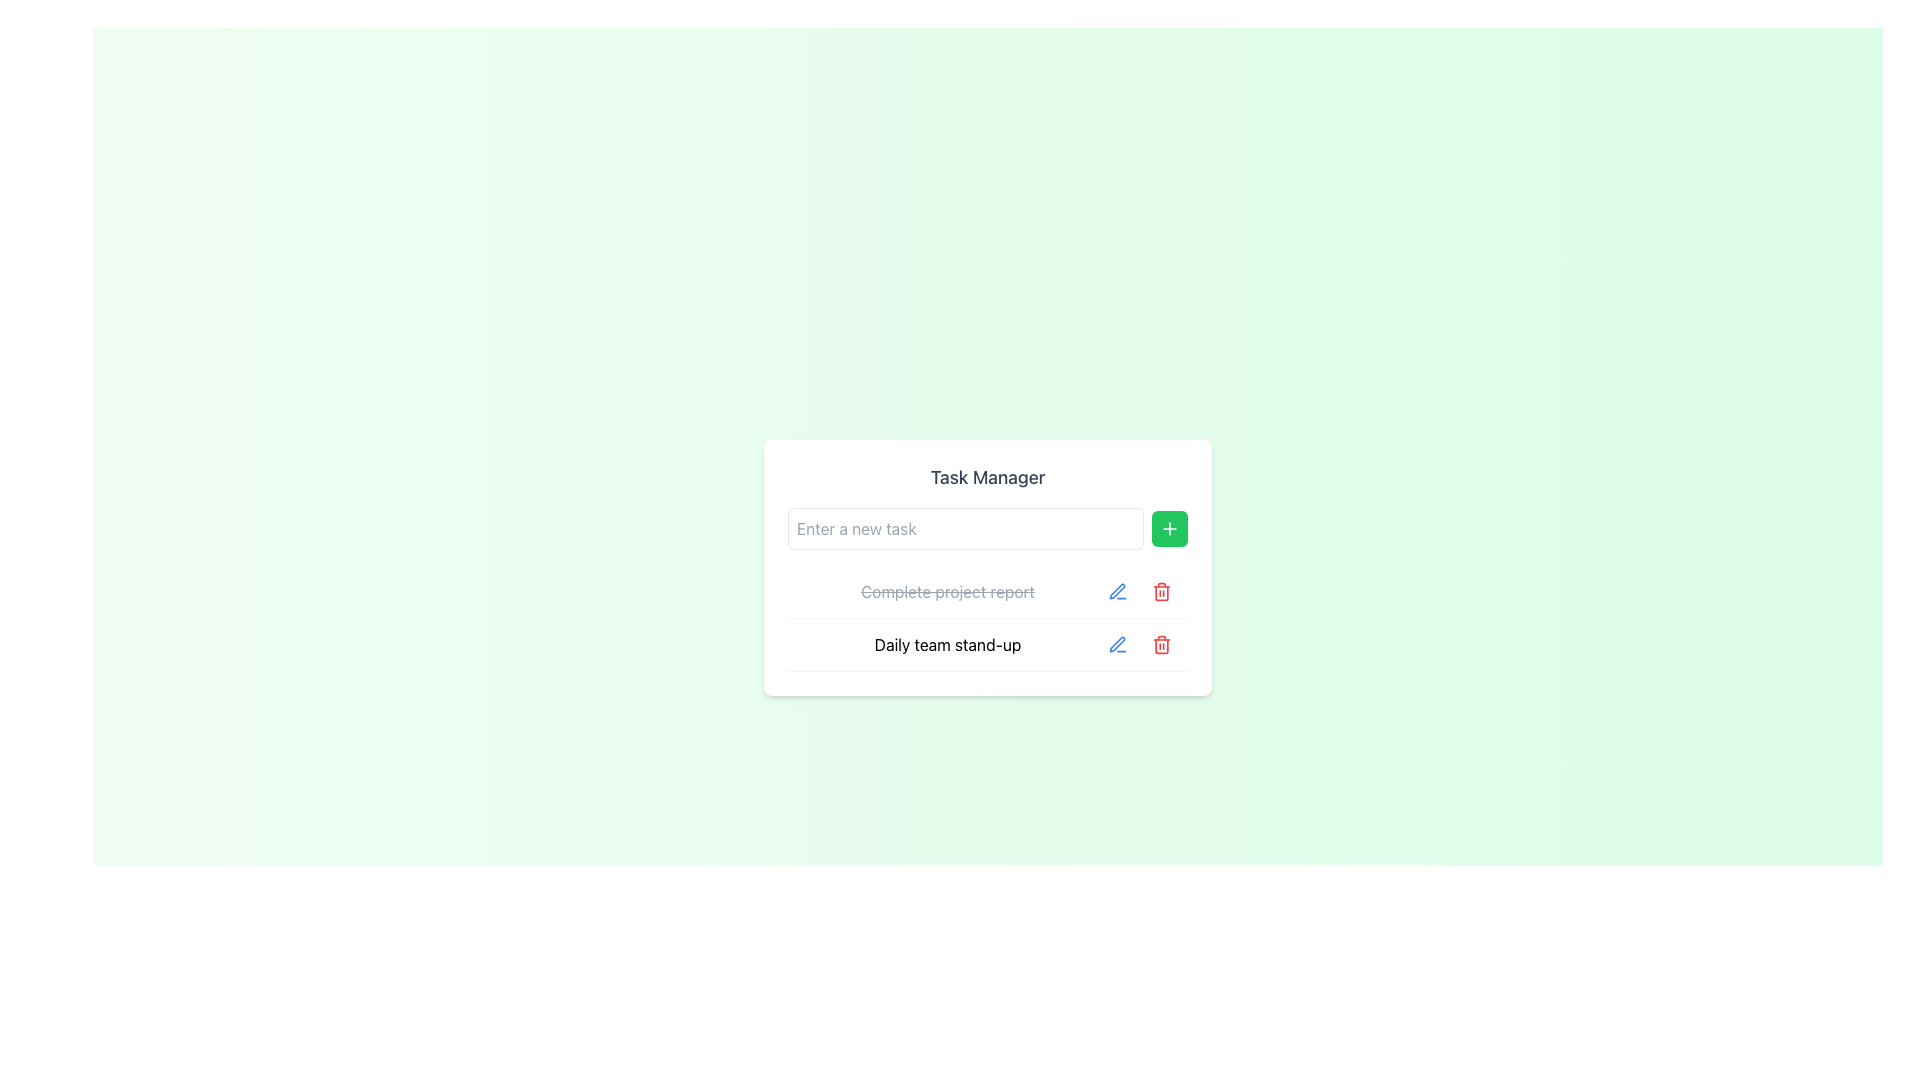 The height and width of the screenshot is (1080, 1920). What do you see at coordinates (1161, 644) in the screenshot?
I see `the trash bin icon button located in the second entry row of the task list` at bounding box center [1161, 644].